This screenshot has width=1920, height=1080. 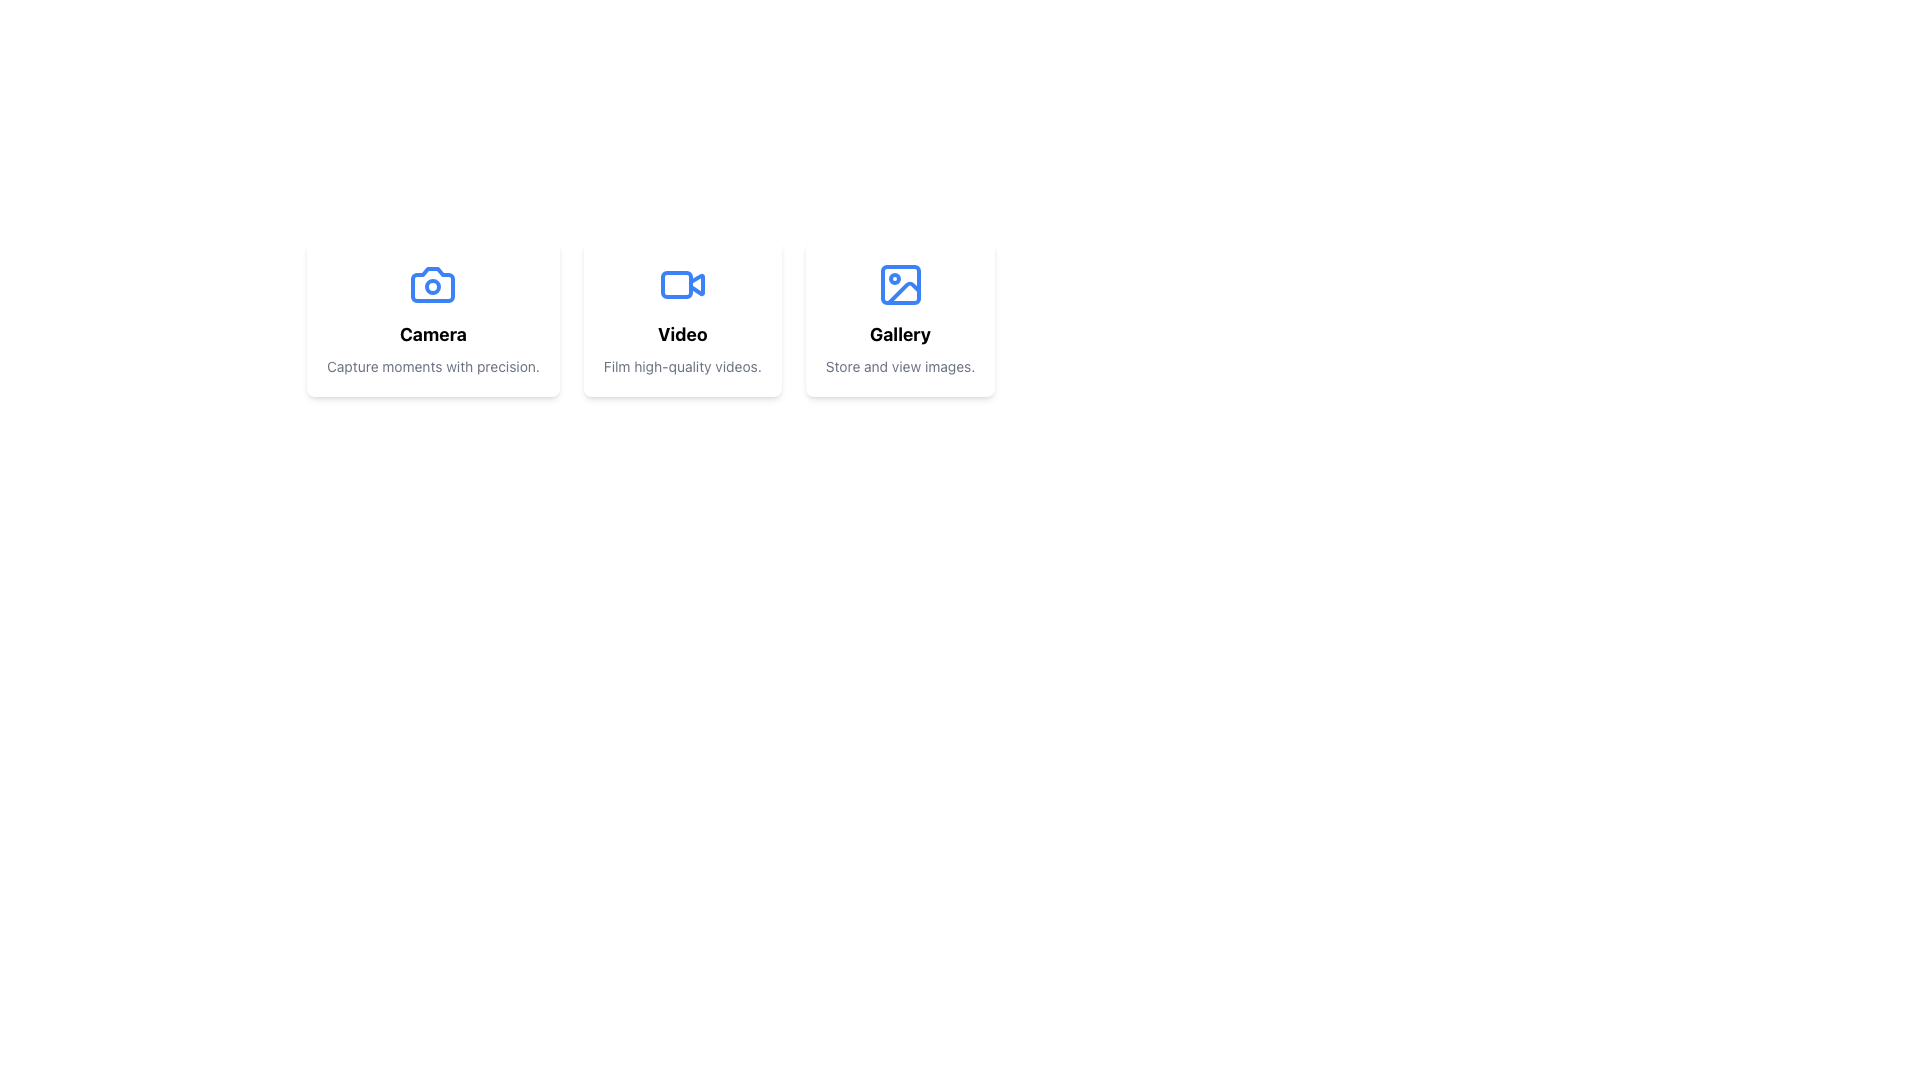 I want to click on the vector graphic icon located at the bottom-right area of the third card in a horizontal row of cards, so click(x=902, y=293).